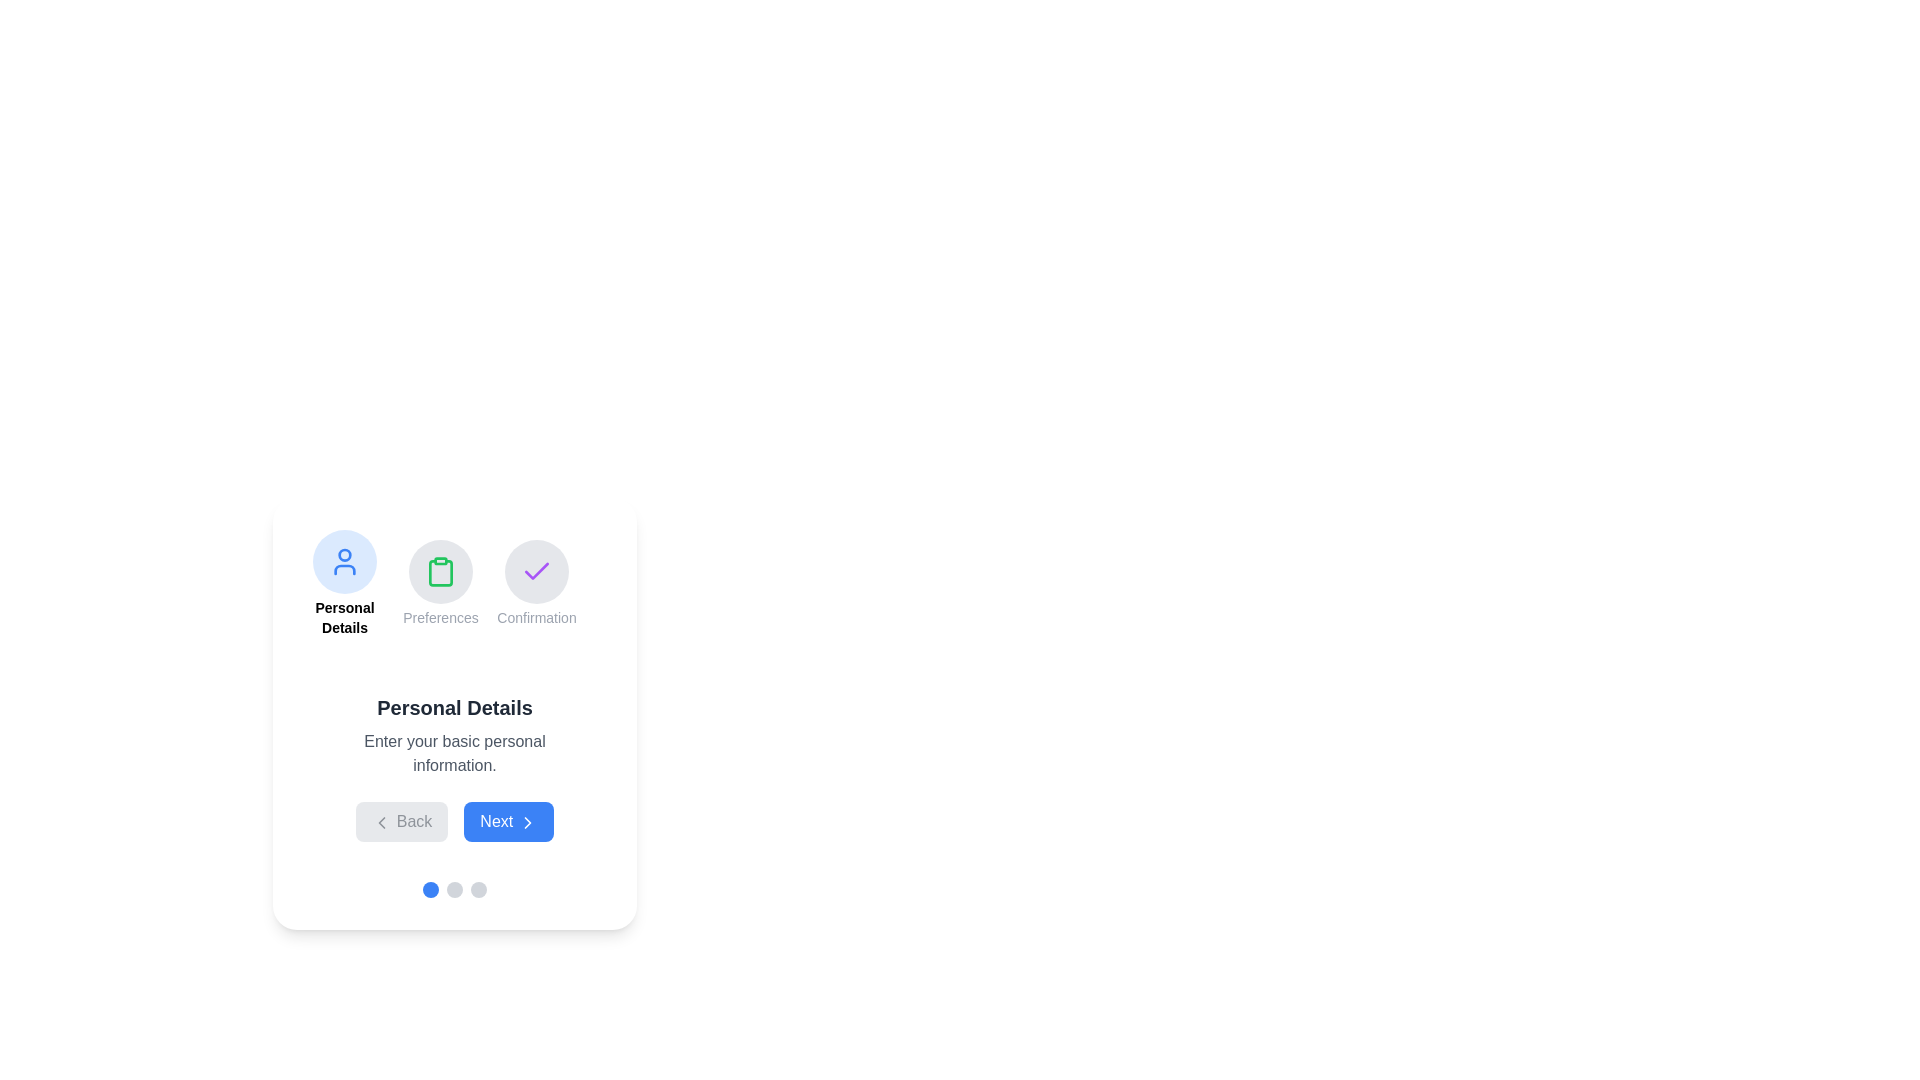  What do you see at coordinates (345, 570) in the screenshot?
I see `the decorative shape within the user icon in the 'Personal Details' section, which is located at the top of the card layout` at bounding box center [345, 570].